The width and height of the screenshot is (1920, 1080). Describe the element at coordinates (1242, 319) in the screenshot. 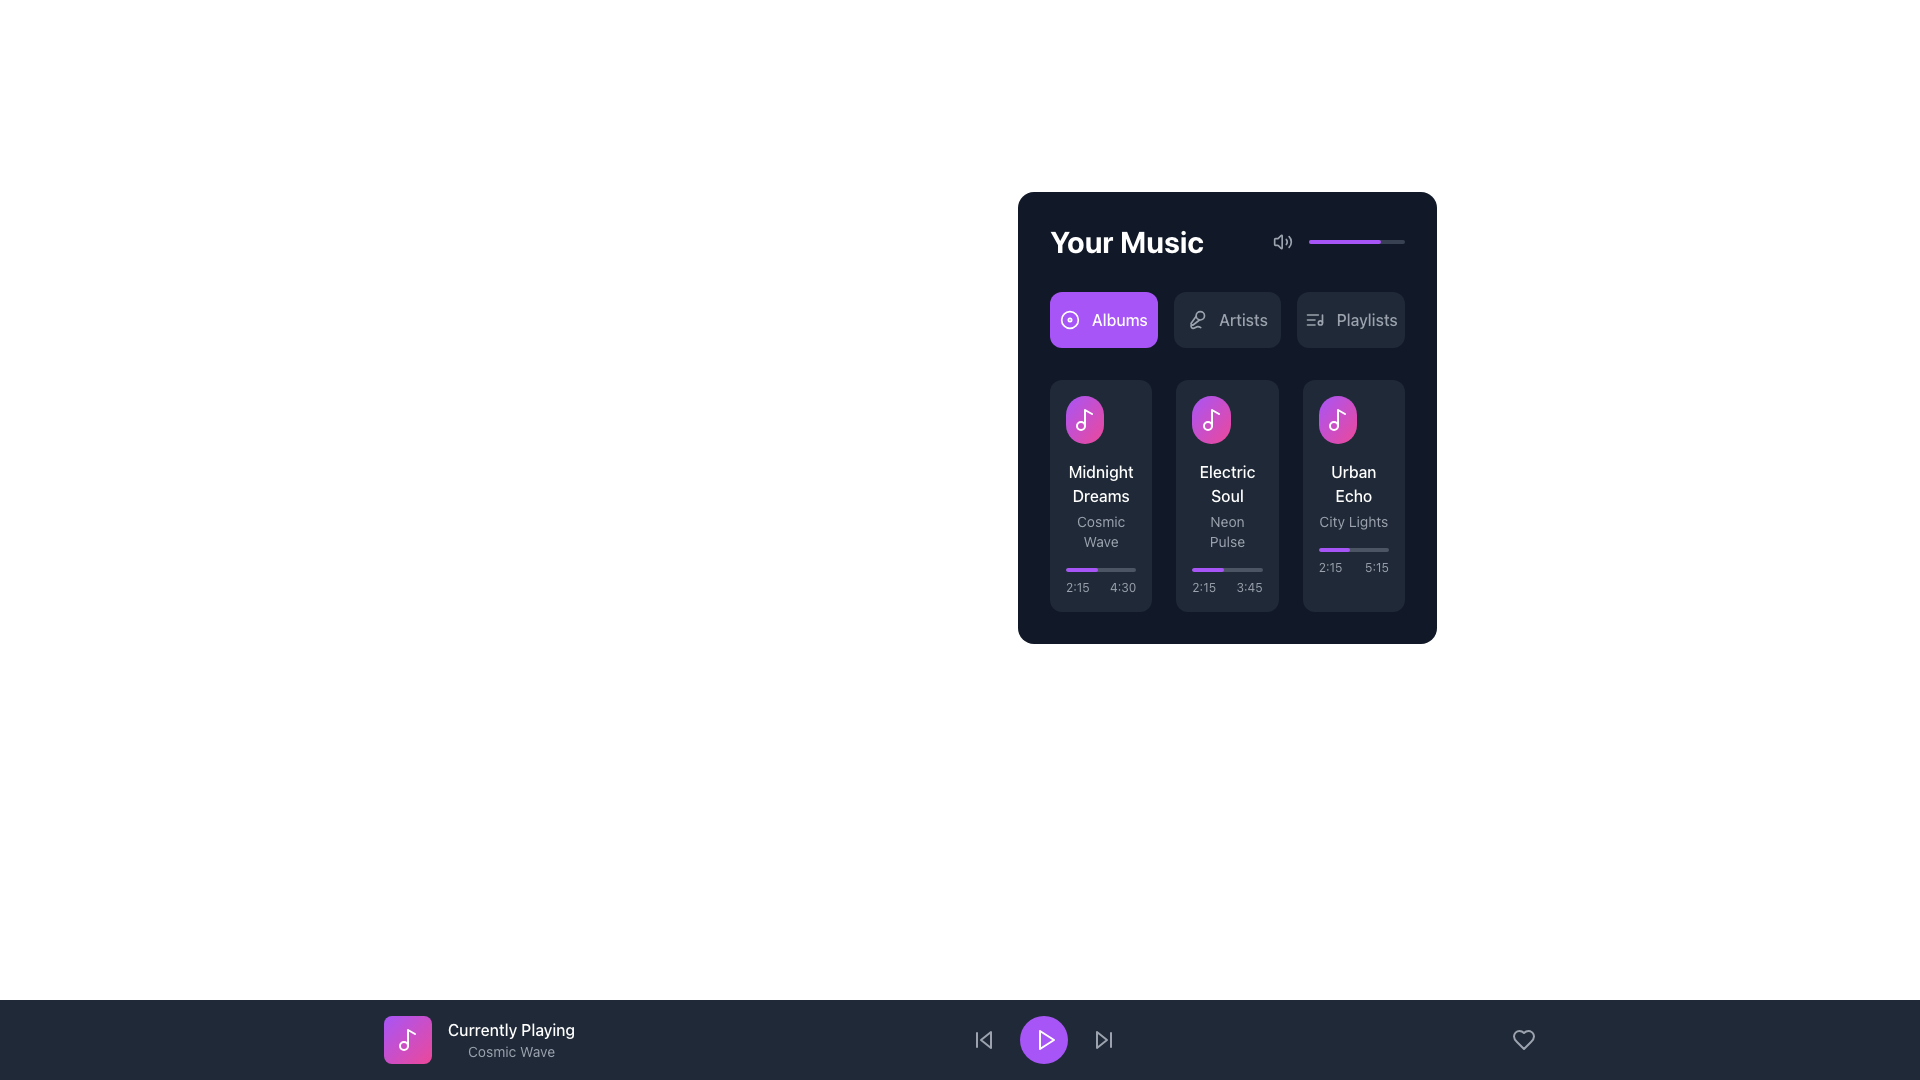

I see `the 'Artists' text label within the button, which is styled in a medium font weight and is the second button in a horizontal row of options (Albums, Artists, Playlists)` at that location.